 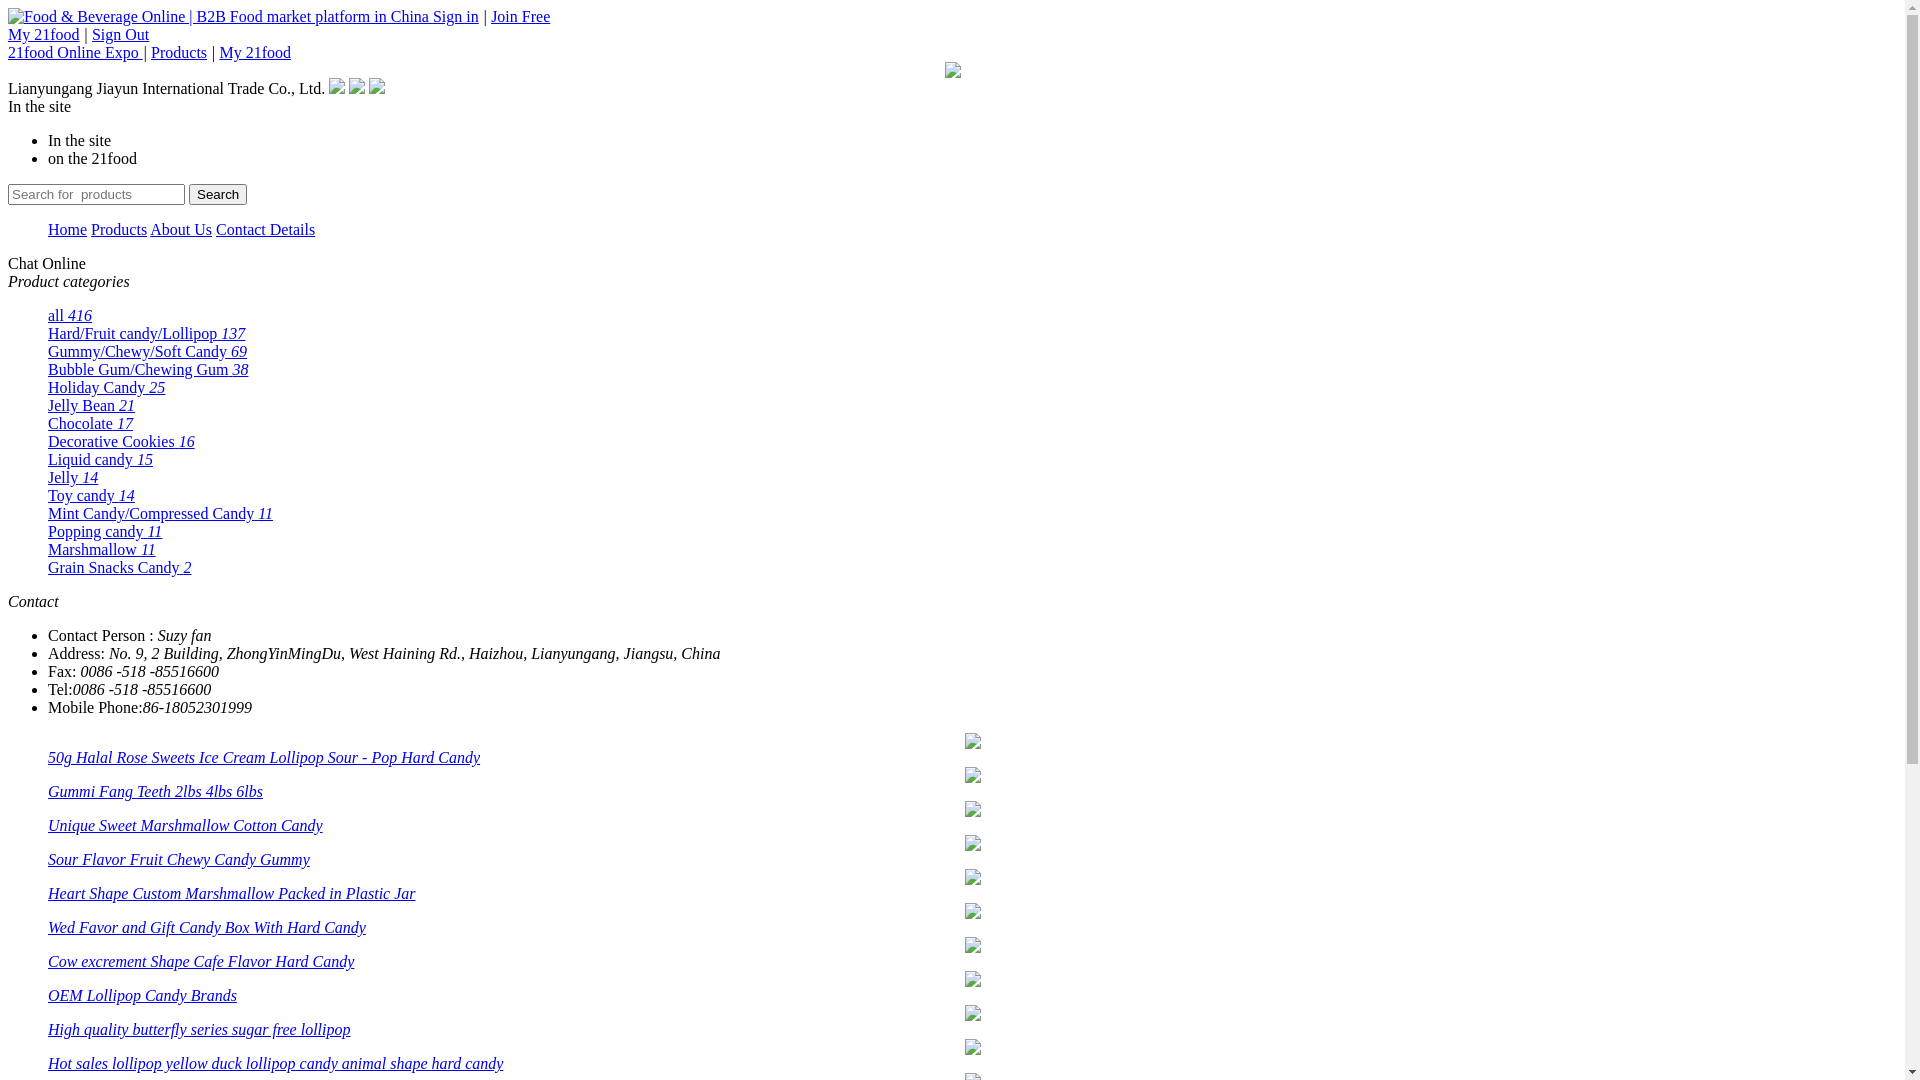 I want to click on 'Hard/Fruit candy/Lollipop 137', so click(x=145, y=332).